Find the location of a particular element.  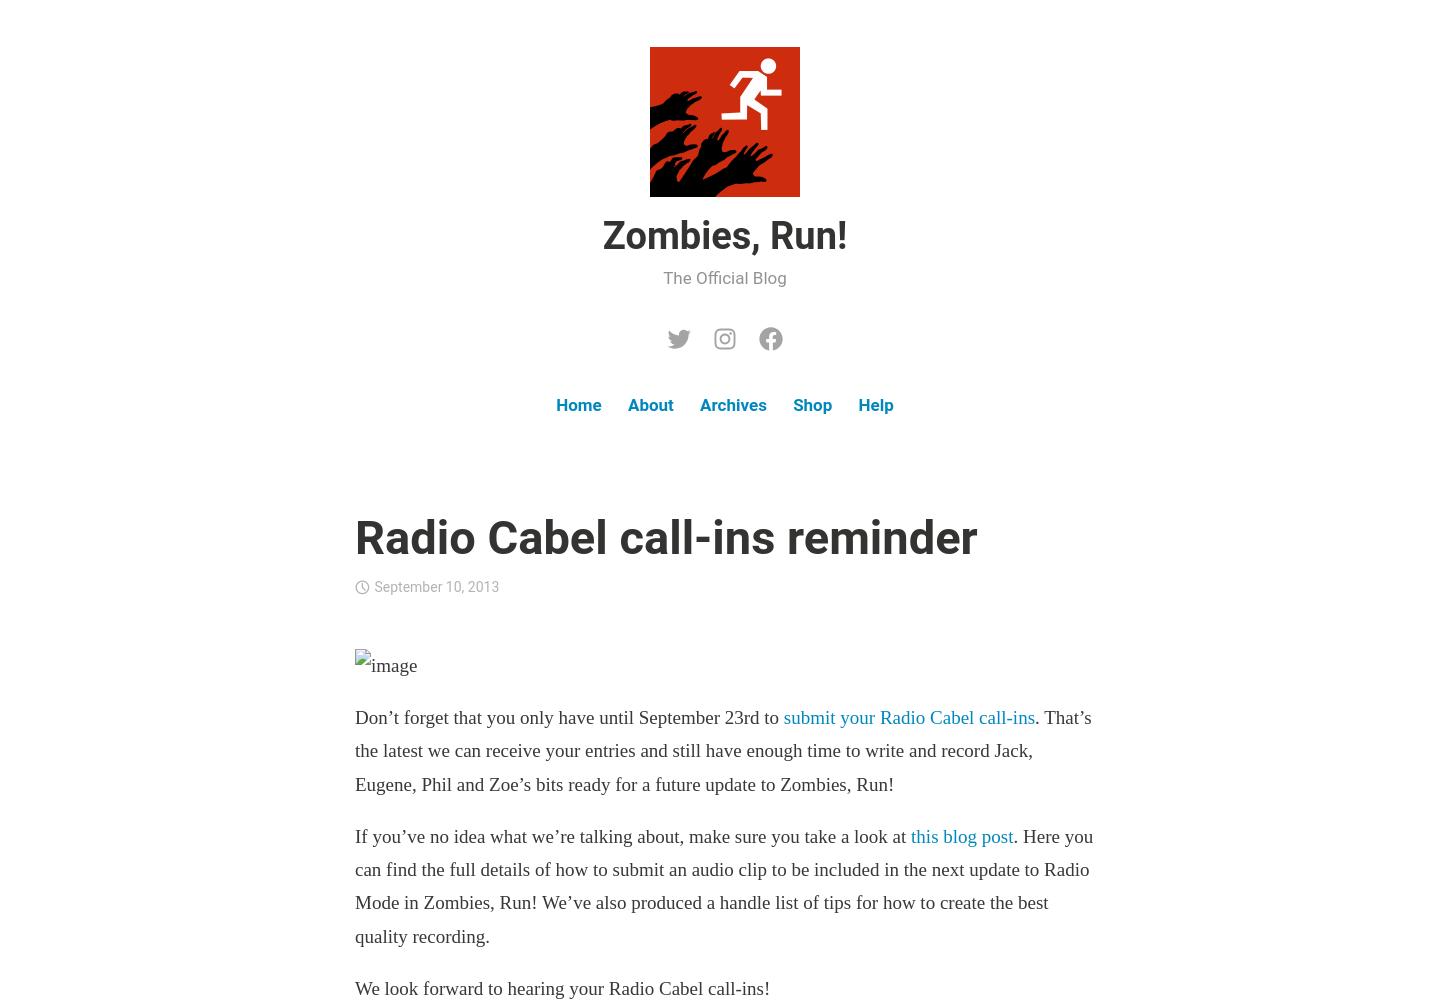

'If you’ve no idea what we’re talking about, make sure you take a look at' is located at coordinates (354, 834).